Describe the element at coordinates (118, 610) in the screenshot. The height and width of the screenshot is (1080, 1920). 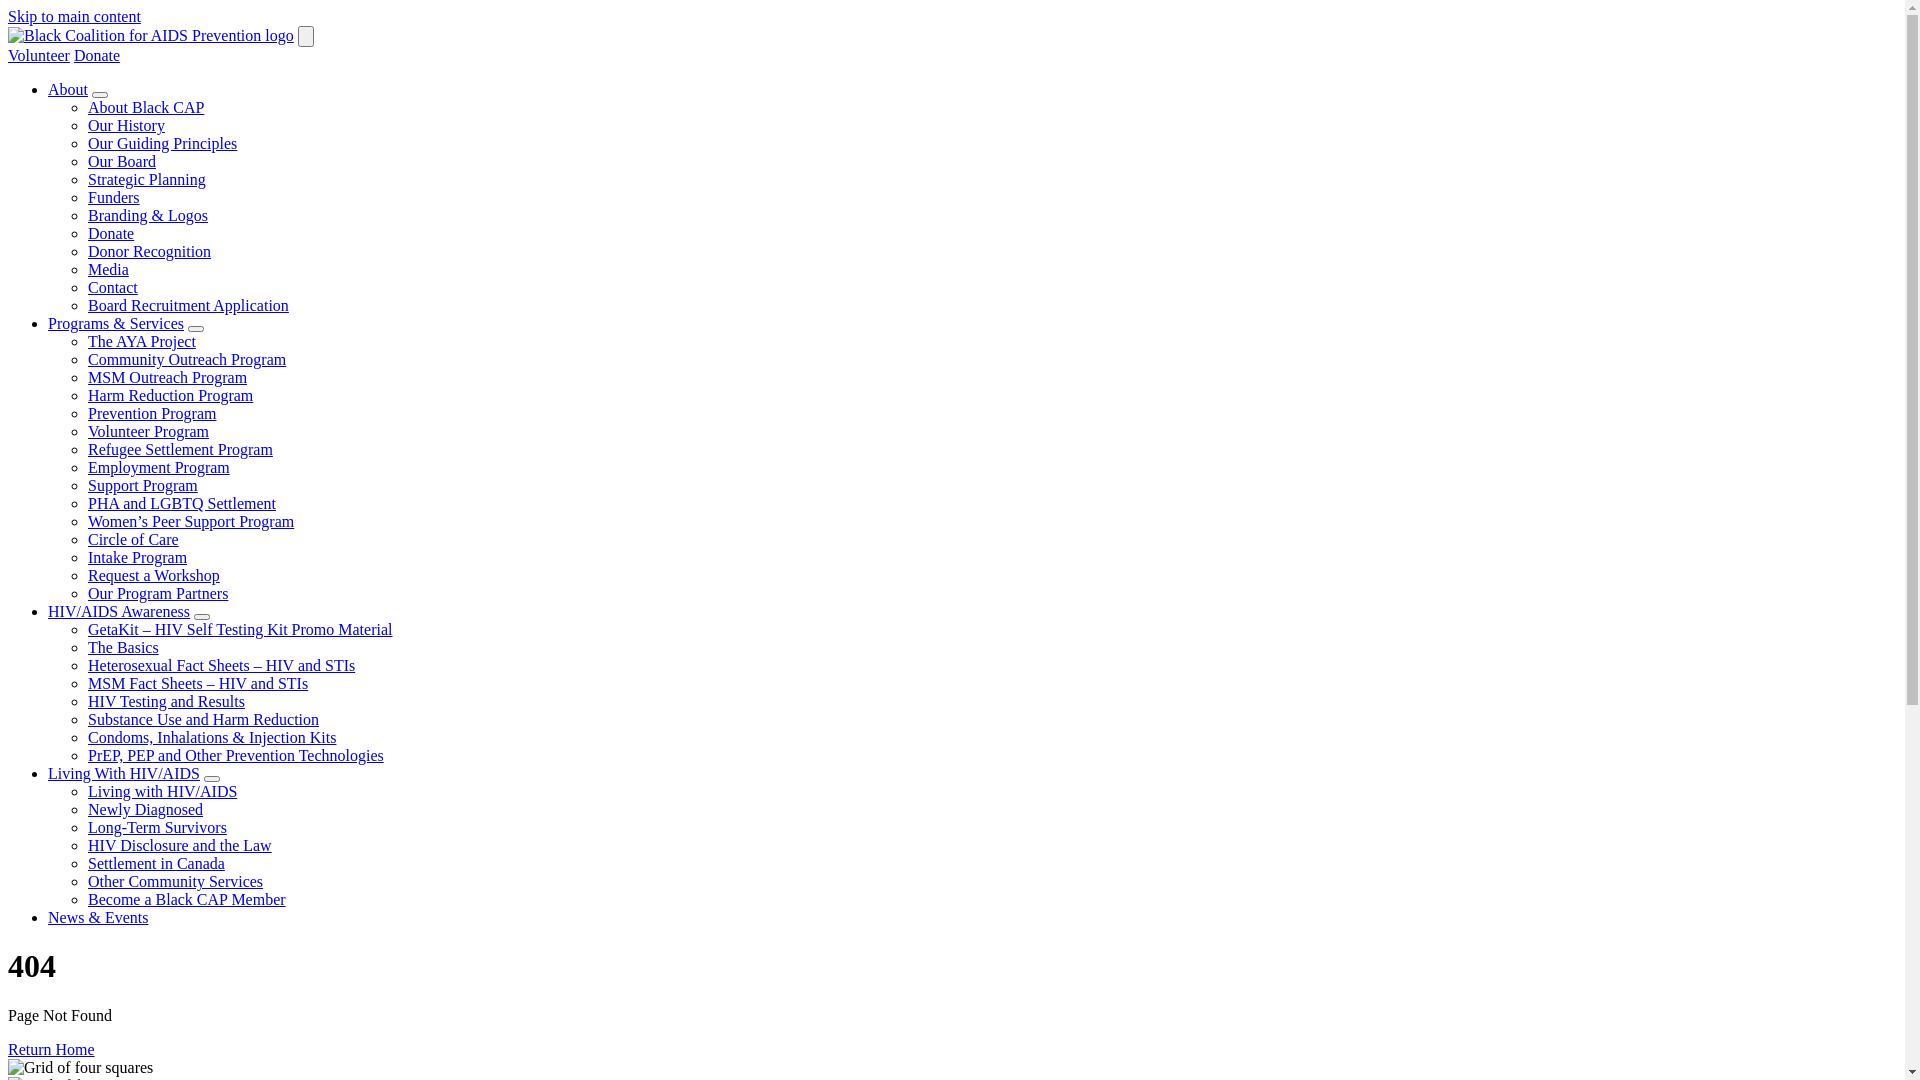
I see `'HIV/AIDS Awareness'` at that location.